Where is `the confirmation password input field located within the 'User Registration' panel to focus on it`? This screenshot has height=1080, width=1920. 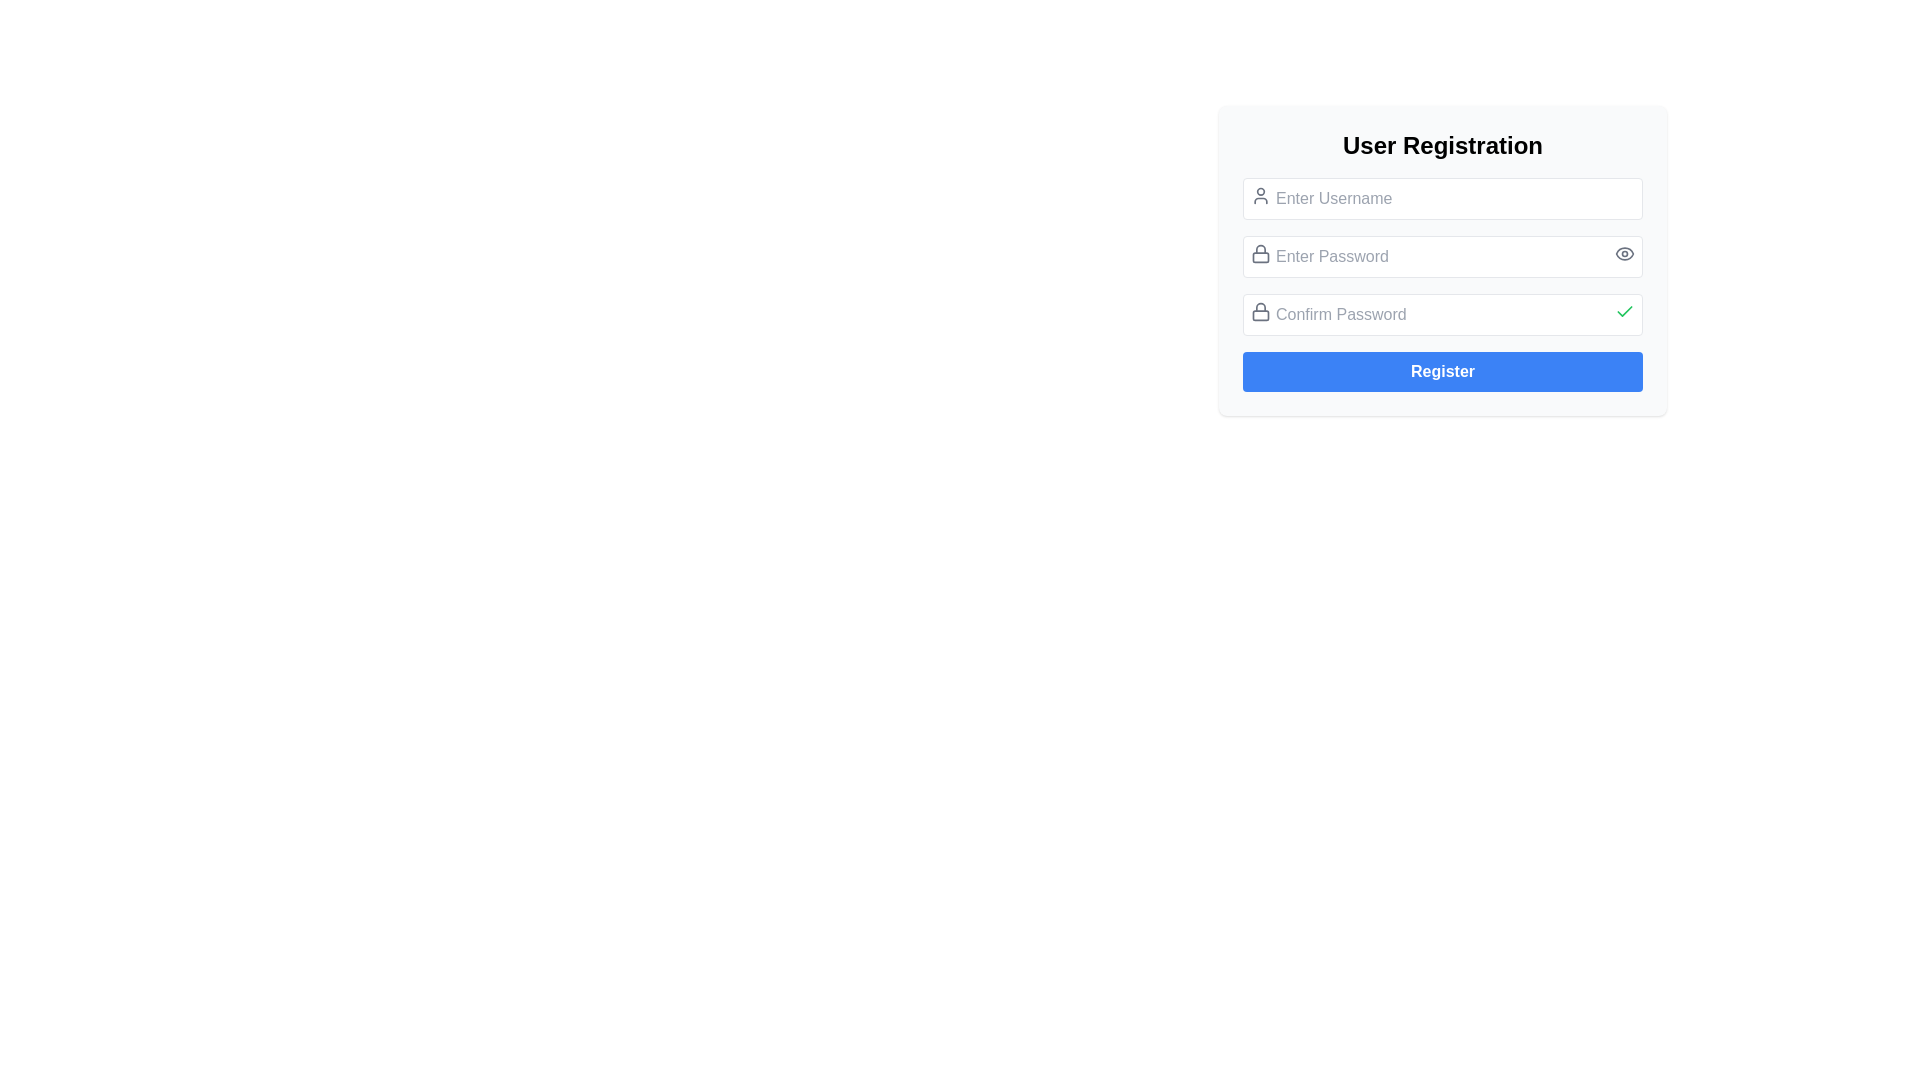 the confirmation password input field located within the 'User Registration' panel to focus on it is located at coordinates (1443, 315).